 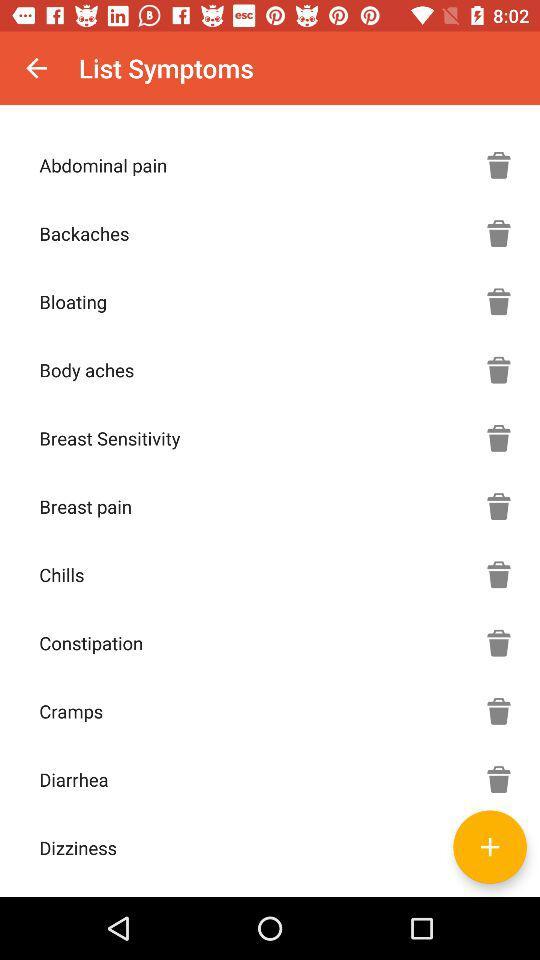 I want to click on delete option, so click(x=498, y=642).